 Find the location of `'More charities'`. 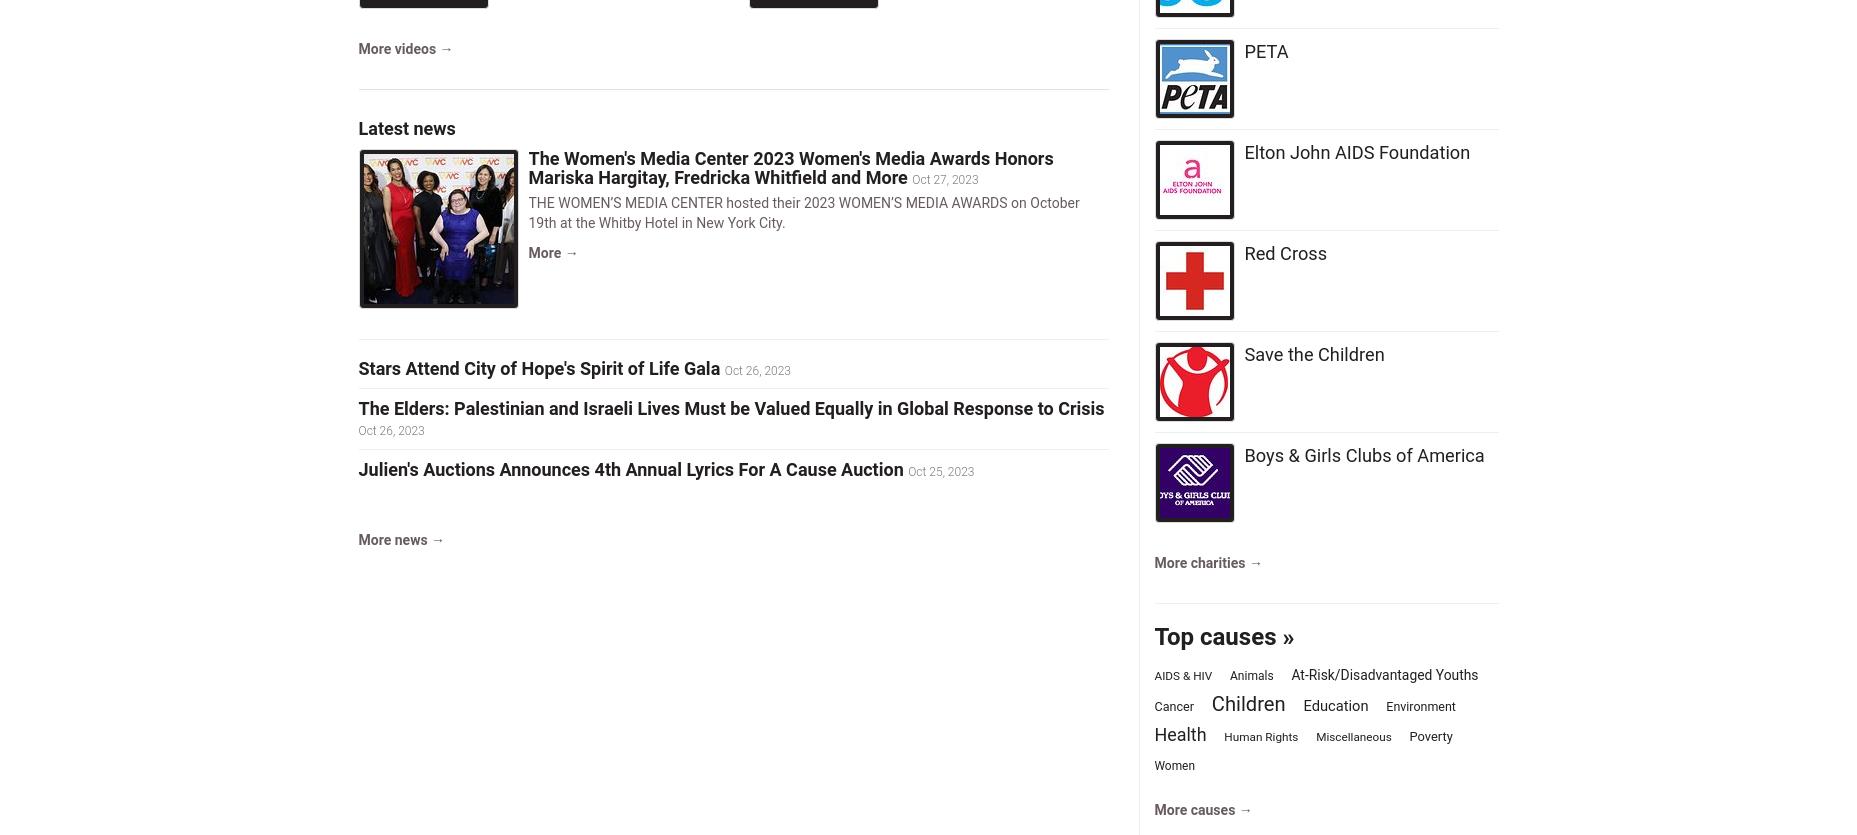

'More charities' is located at coordinates (1200, 563).